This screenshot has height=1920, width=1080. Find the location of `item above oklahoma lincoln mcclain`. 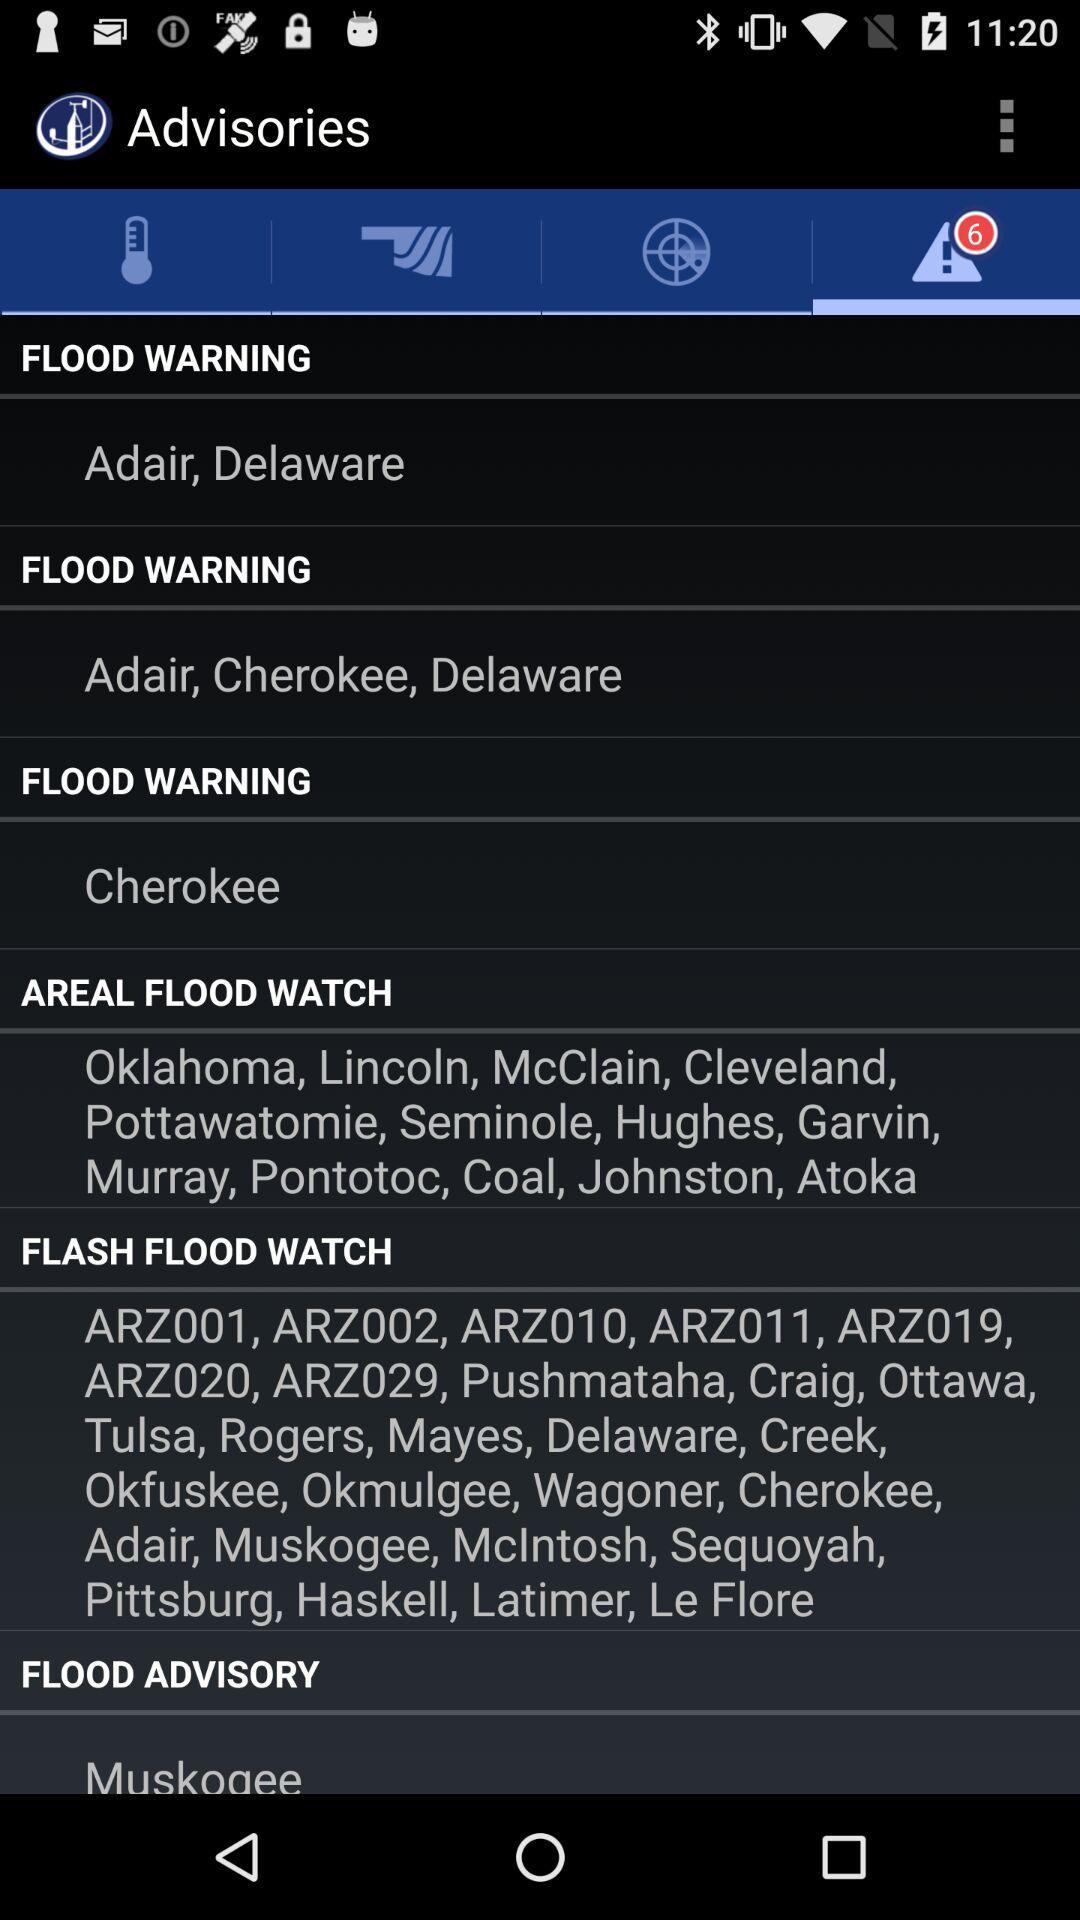

item above oklahoma lincoln mcclain is located at coordinates (540, 991).